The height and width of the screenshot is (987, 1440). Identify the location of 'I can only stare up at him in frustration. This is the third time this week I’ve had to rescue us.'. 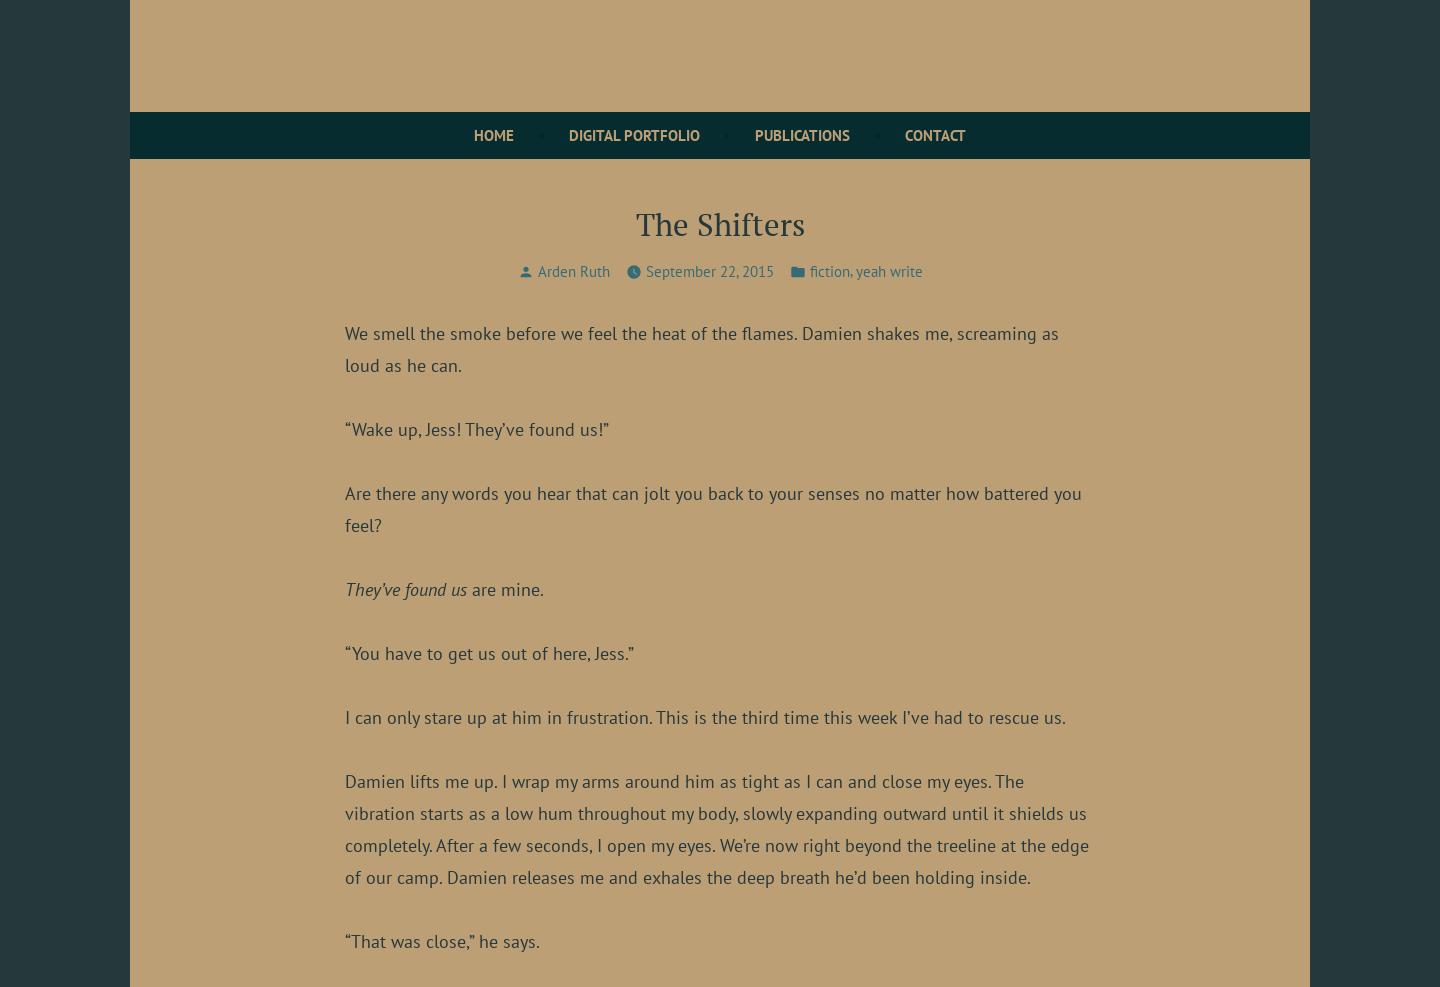
(705, 715).